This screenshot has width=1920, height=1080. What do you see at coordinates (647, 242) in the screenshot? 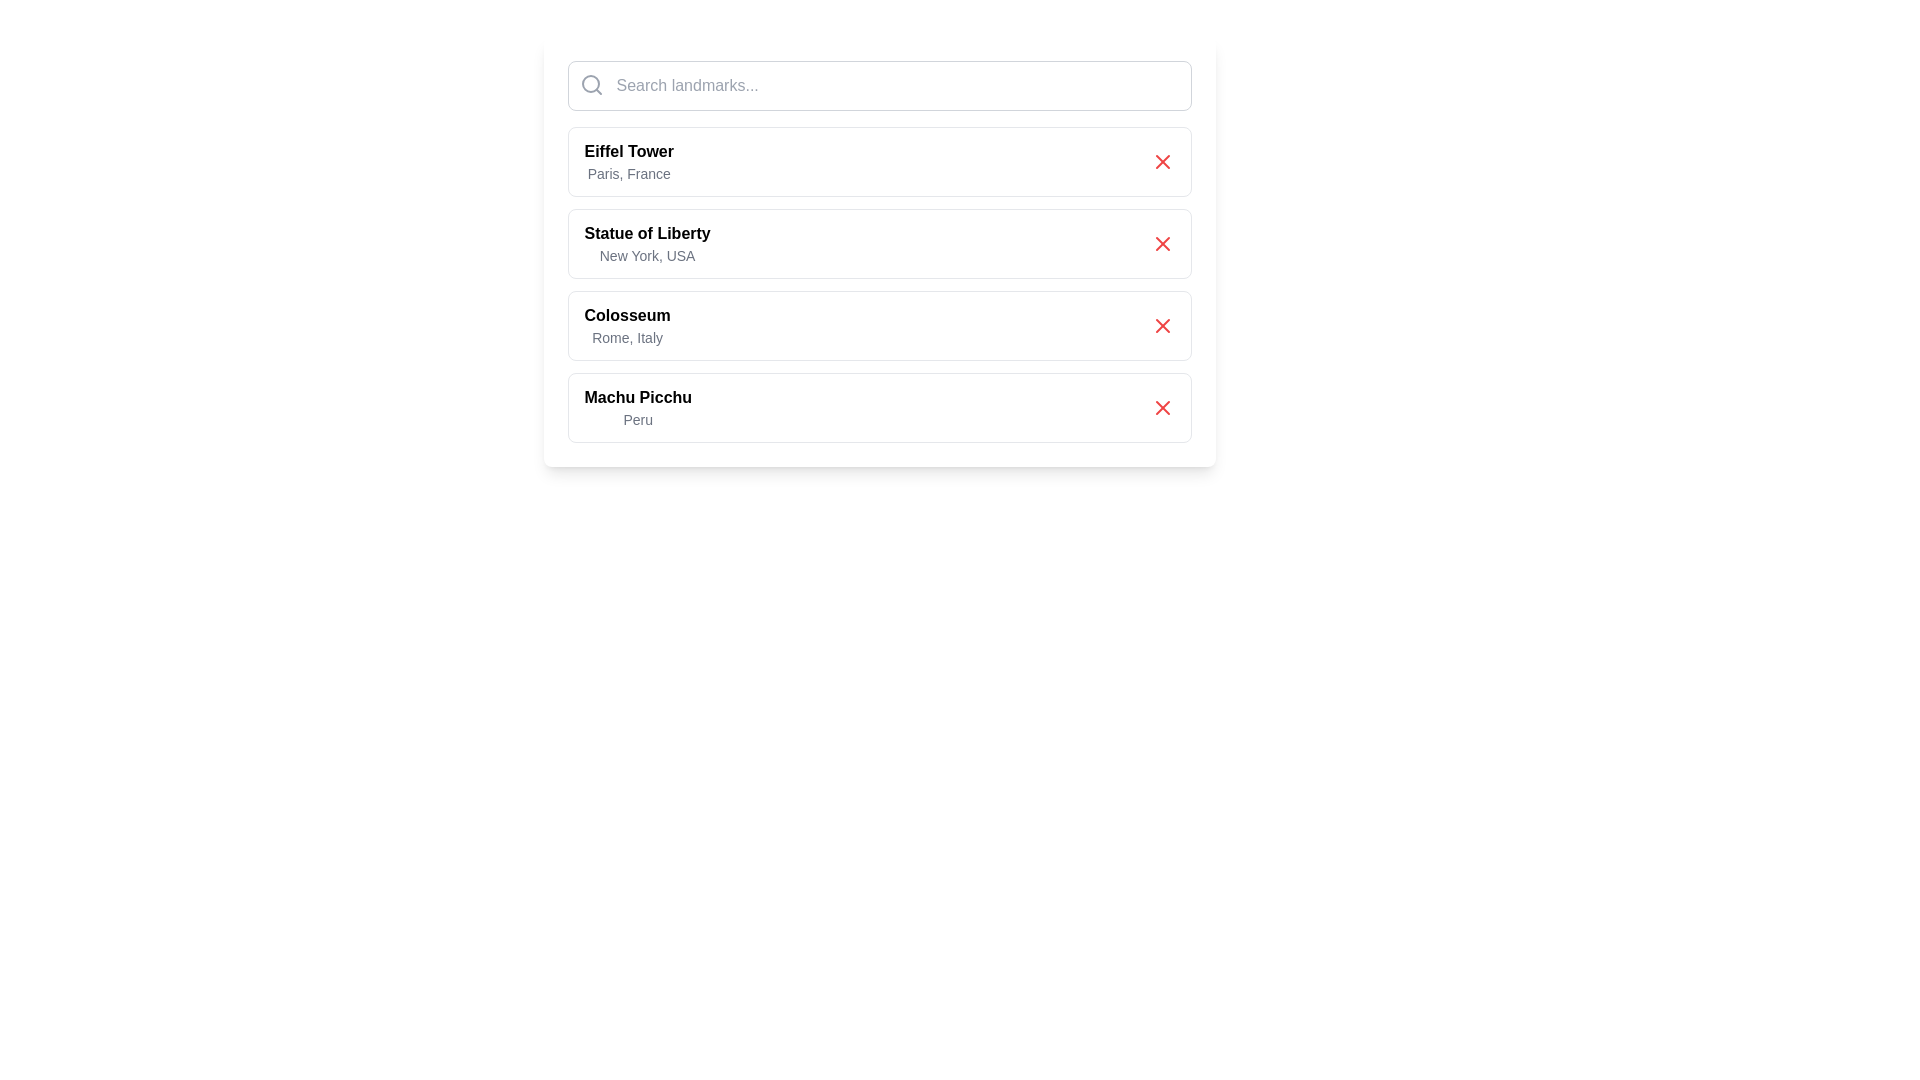
I see `the list item labeled 'Statue of Liberty' which is the second item in a vertical list of landmarks` at bounding box center [647, 242].